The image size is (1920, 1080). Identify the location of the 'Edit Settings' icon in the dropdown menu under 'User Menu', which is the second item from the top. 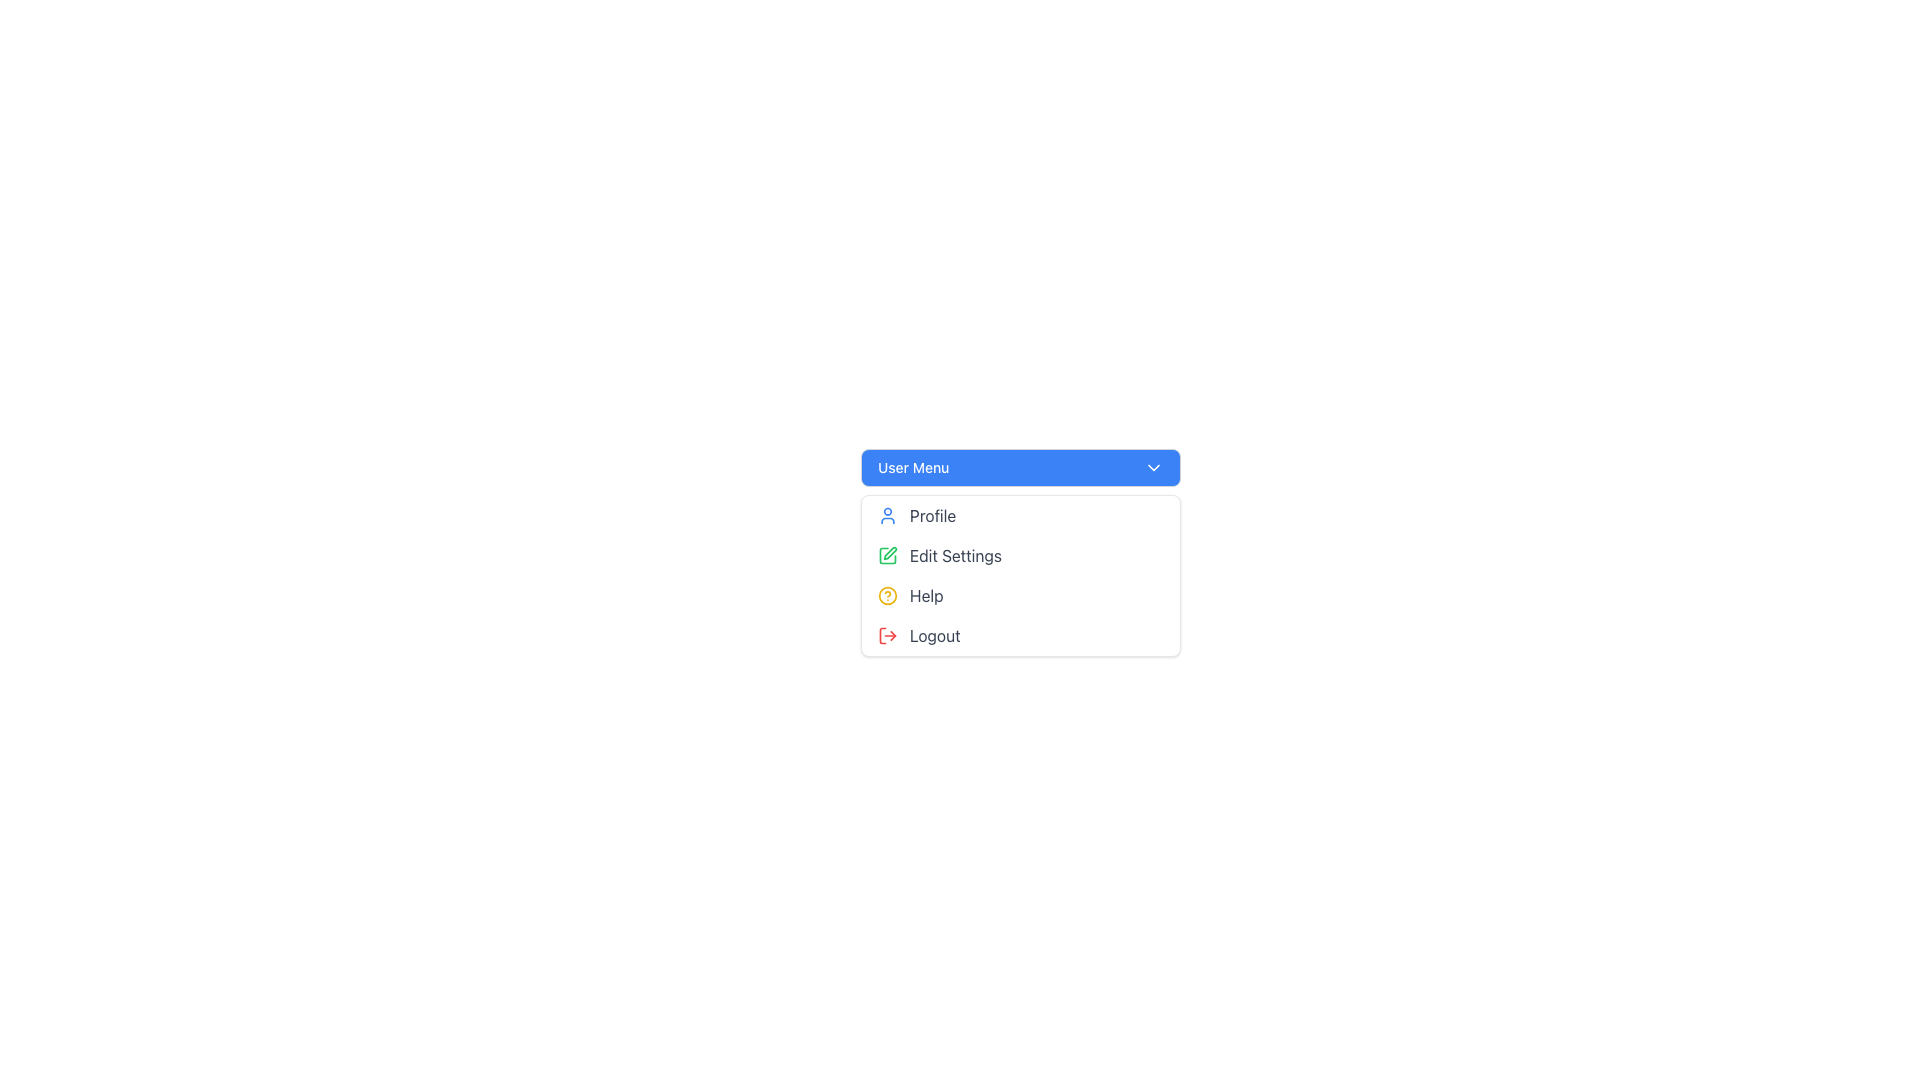
(889, 553).